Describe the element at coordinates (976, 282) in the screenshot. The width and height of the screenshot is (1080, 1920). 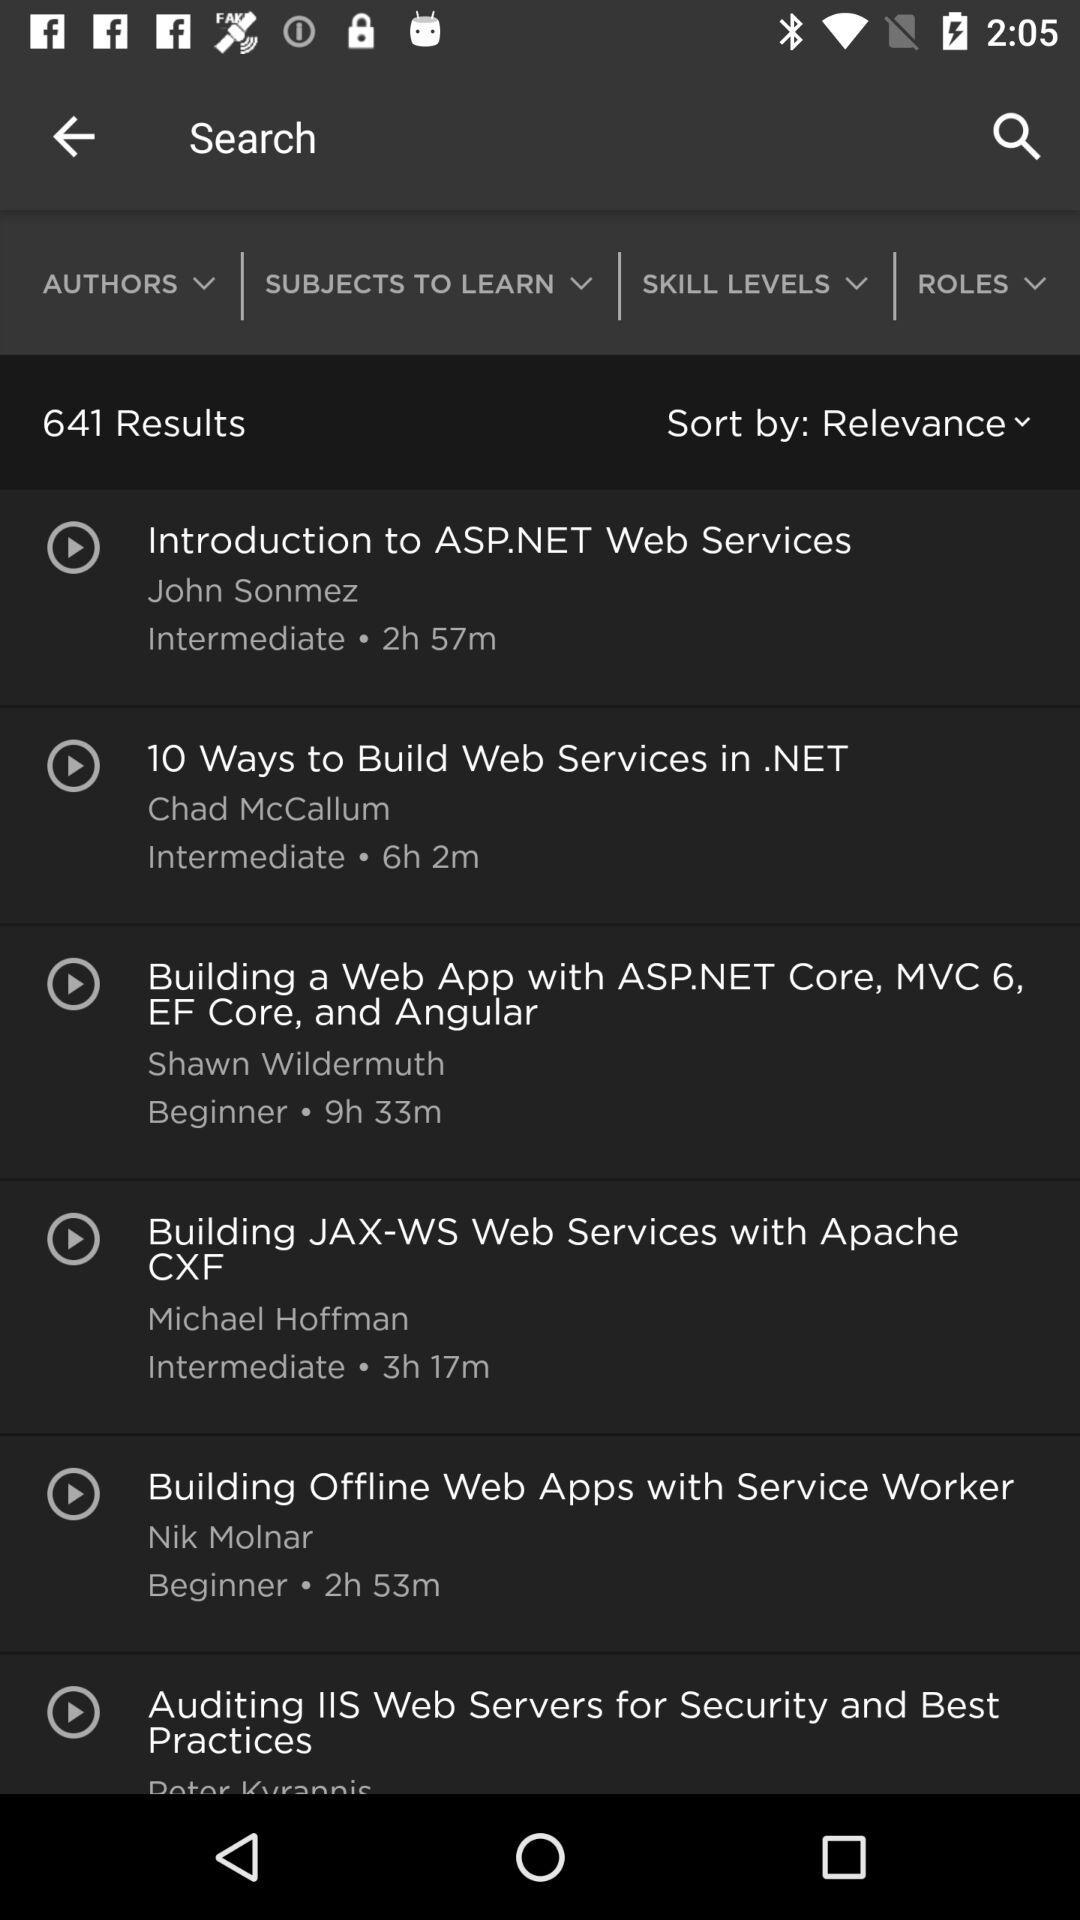
I see `the more icon` at that location.